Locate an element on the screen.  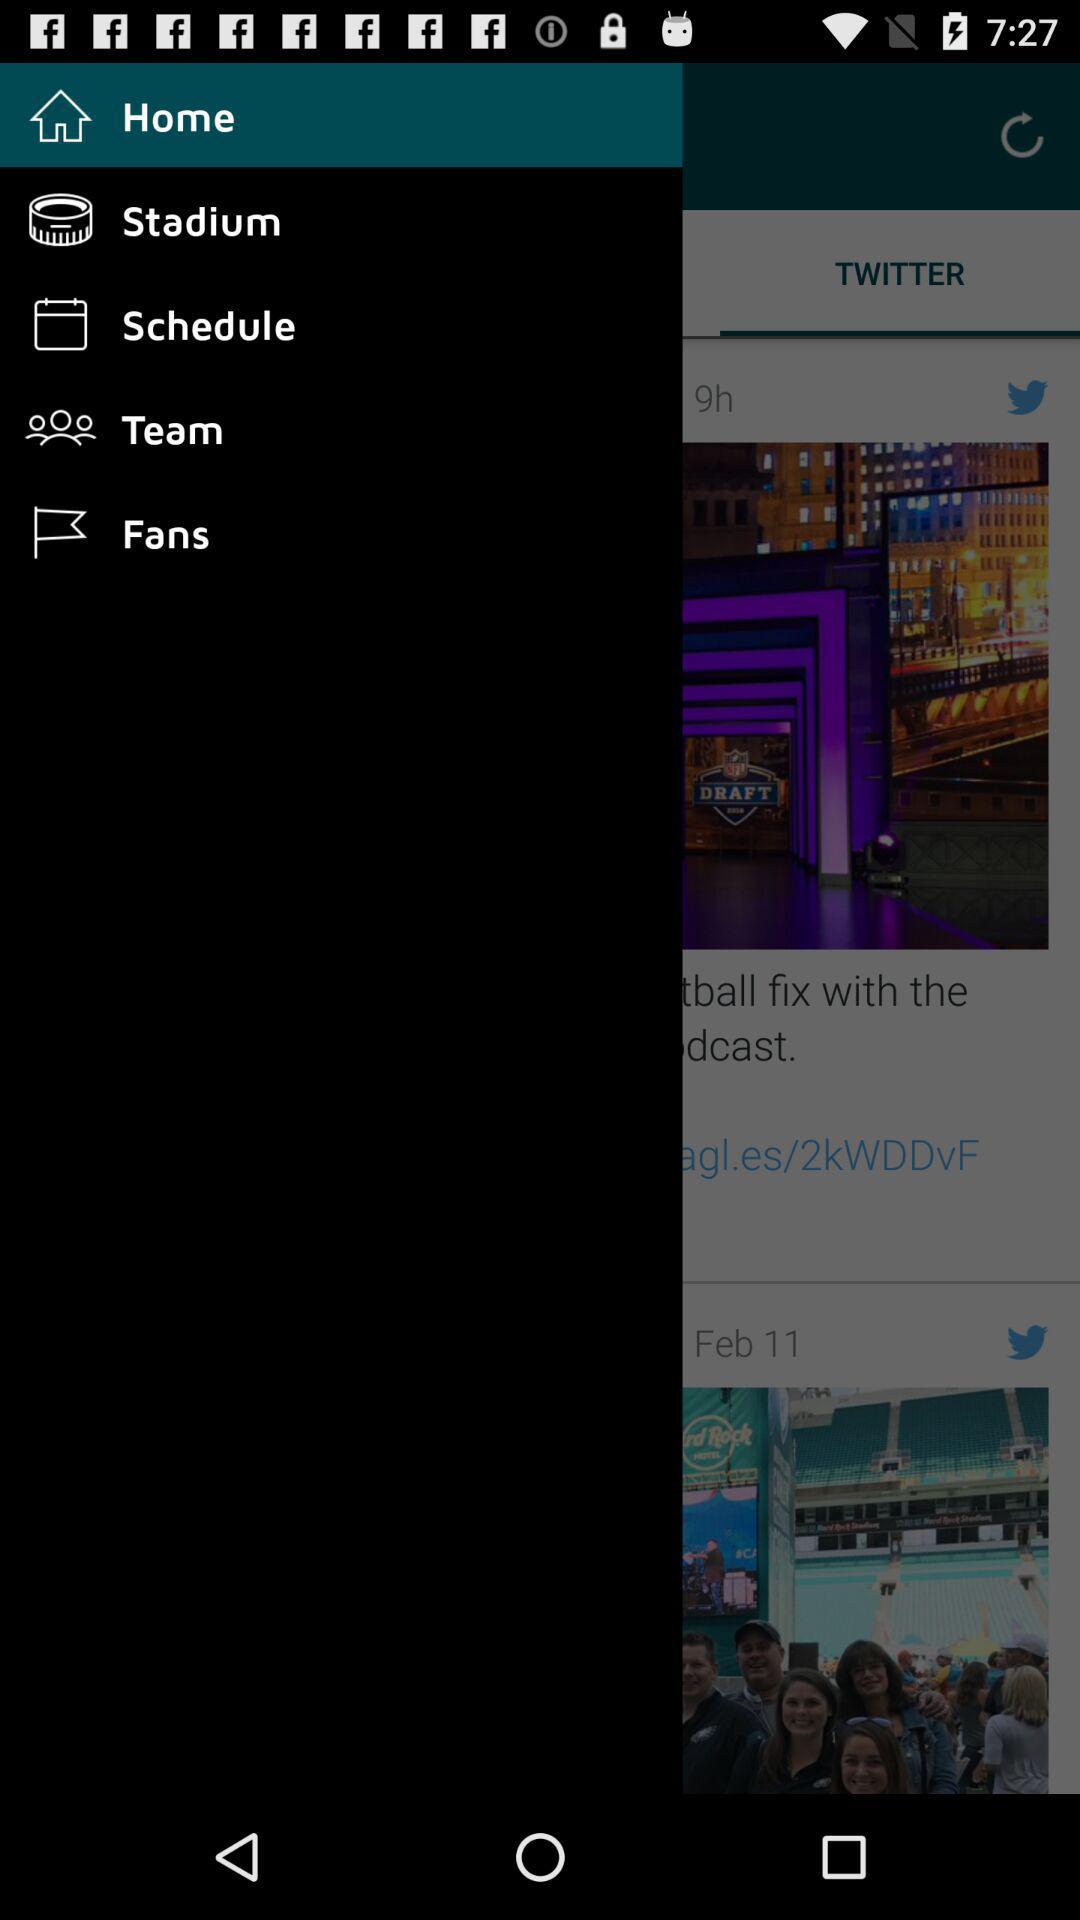
twitter icon right to 9h is located at coordinates (1028, 397).